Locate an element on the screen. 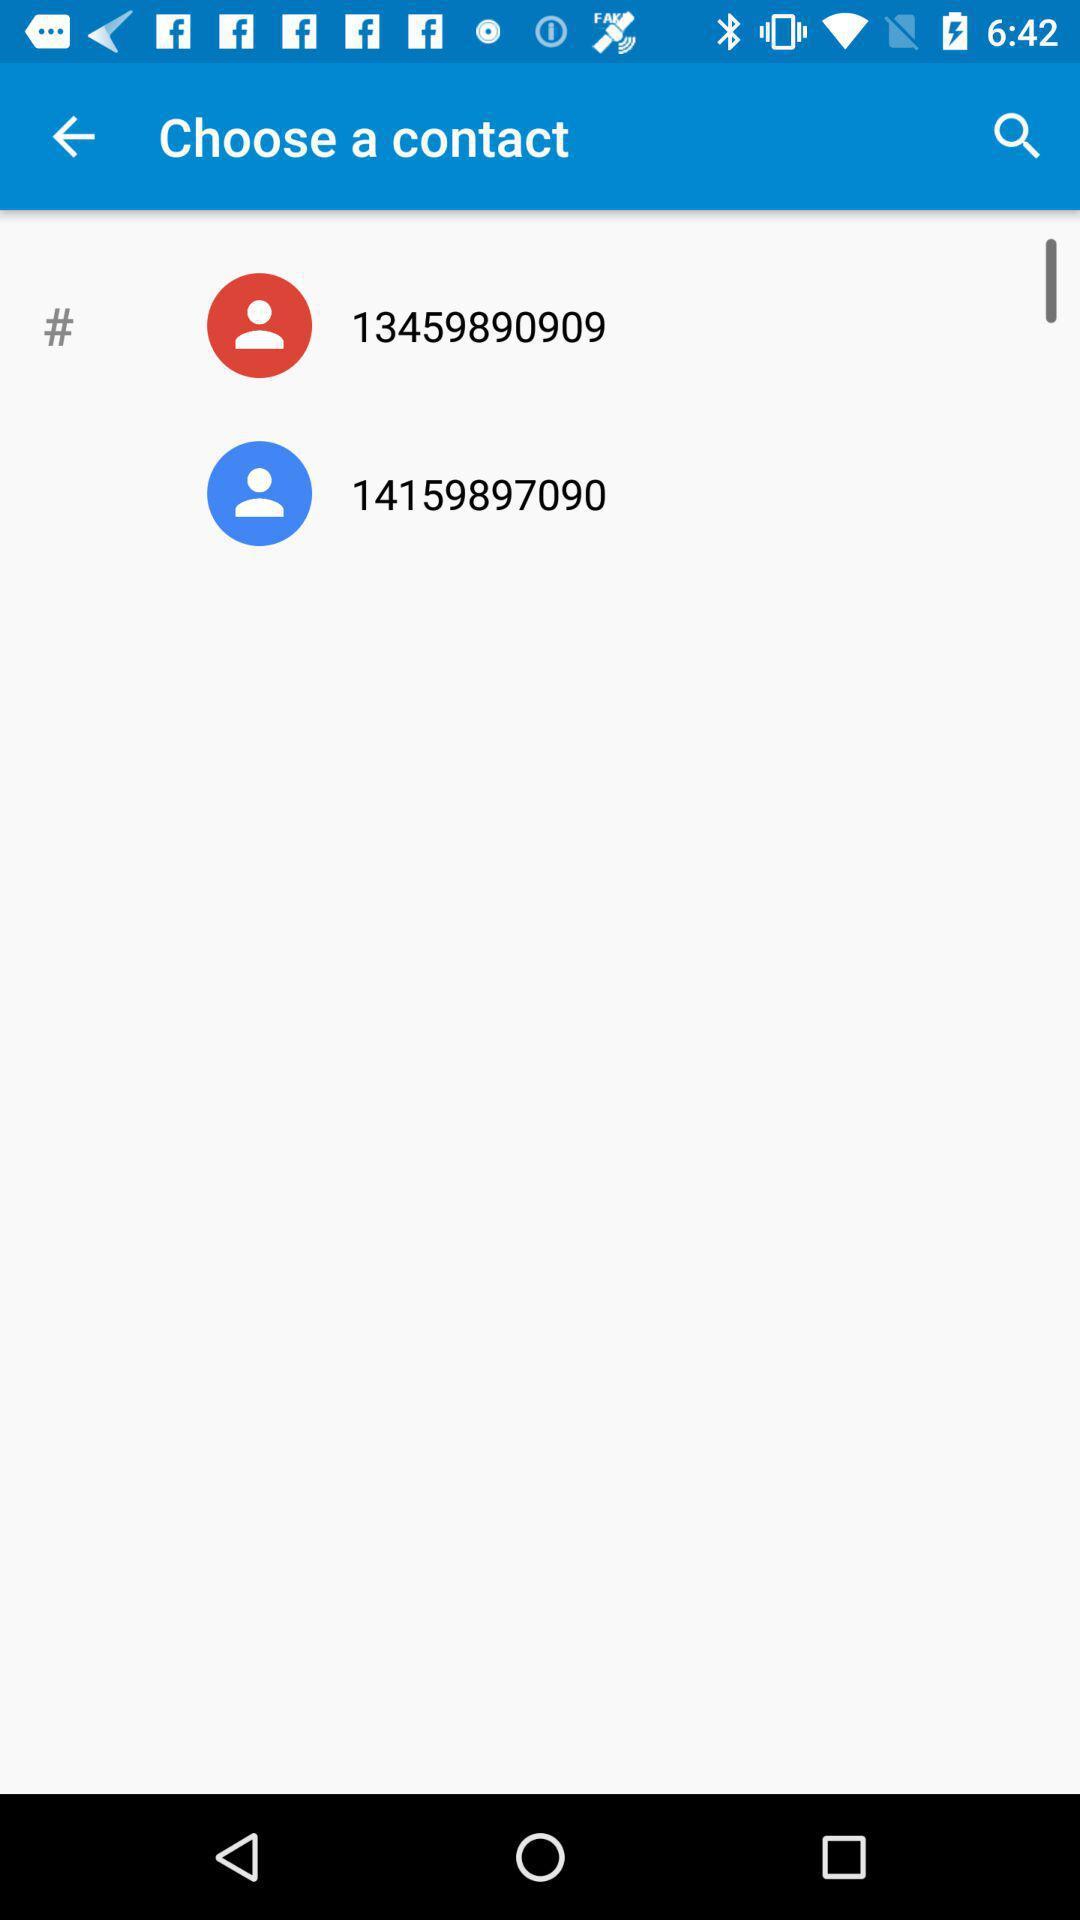 This screenshot has height=1920, width=1080. app to the right of choose a contact item is located at coordinates (1017, 135).